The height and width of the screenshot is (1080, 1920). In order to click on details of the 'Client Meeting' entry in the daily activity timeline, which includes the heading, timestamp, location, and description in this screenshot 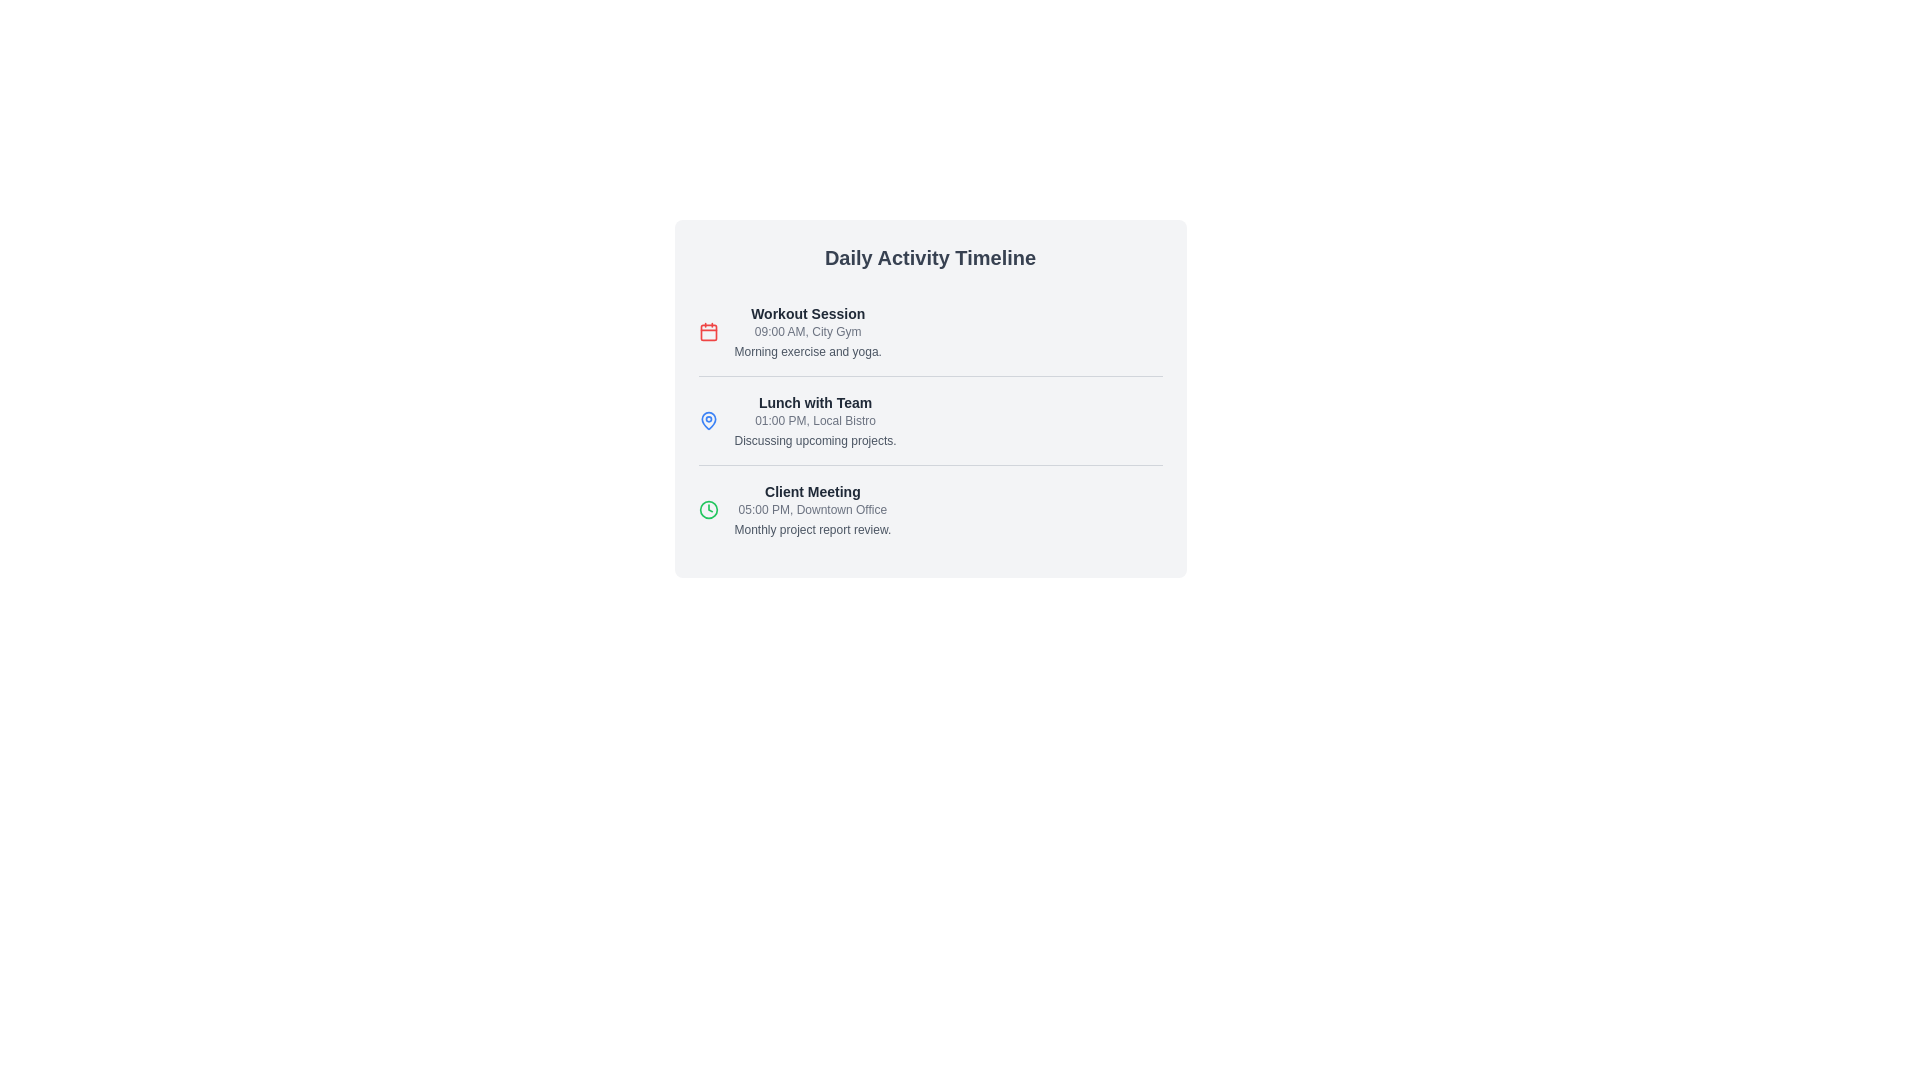, I will do `click(812, 508)`.